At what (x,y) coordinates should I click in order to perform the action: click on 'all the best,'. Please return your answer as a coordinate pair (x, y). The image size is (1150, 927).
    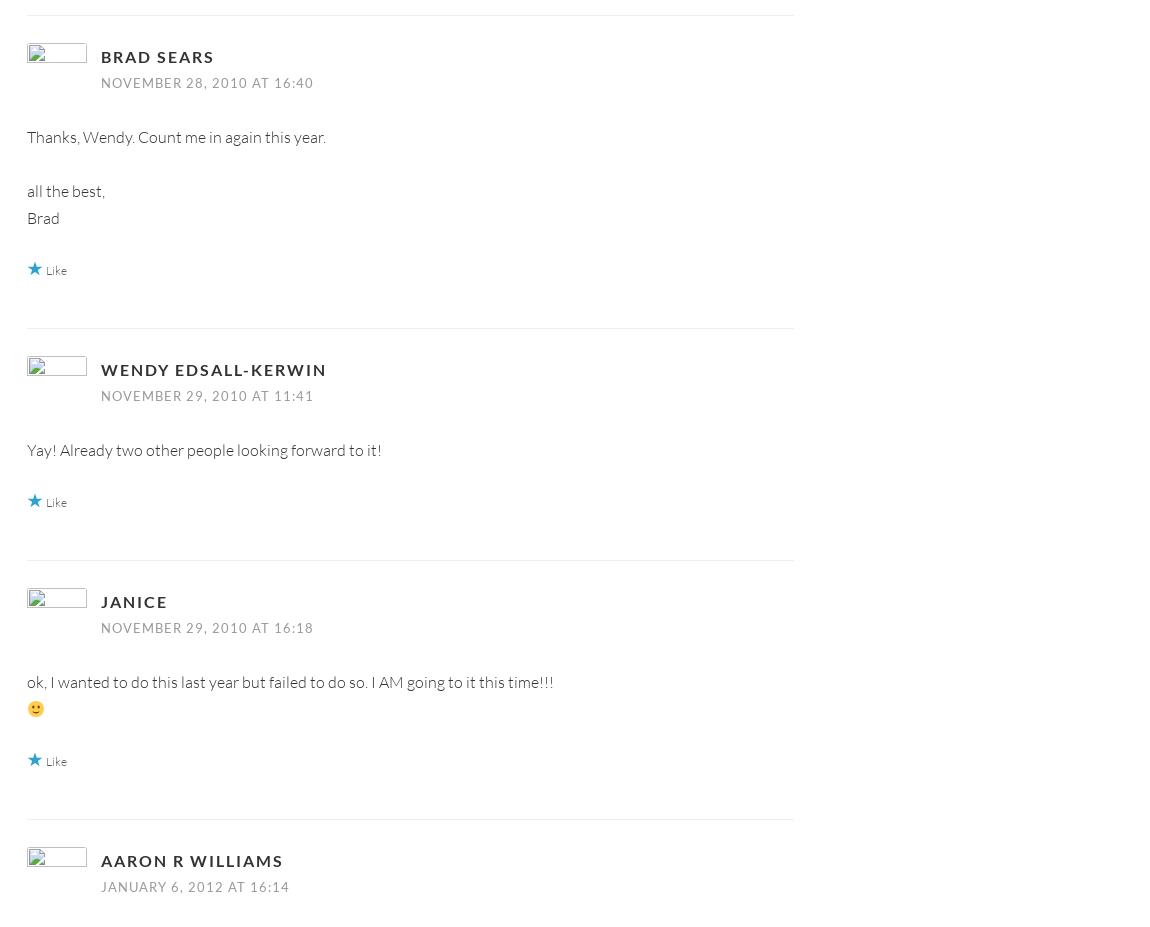
    Looking at the image, I should click on (65, 190).